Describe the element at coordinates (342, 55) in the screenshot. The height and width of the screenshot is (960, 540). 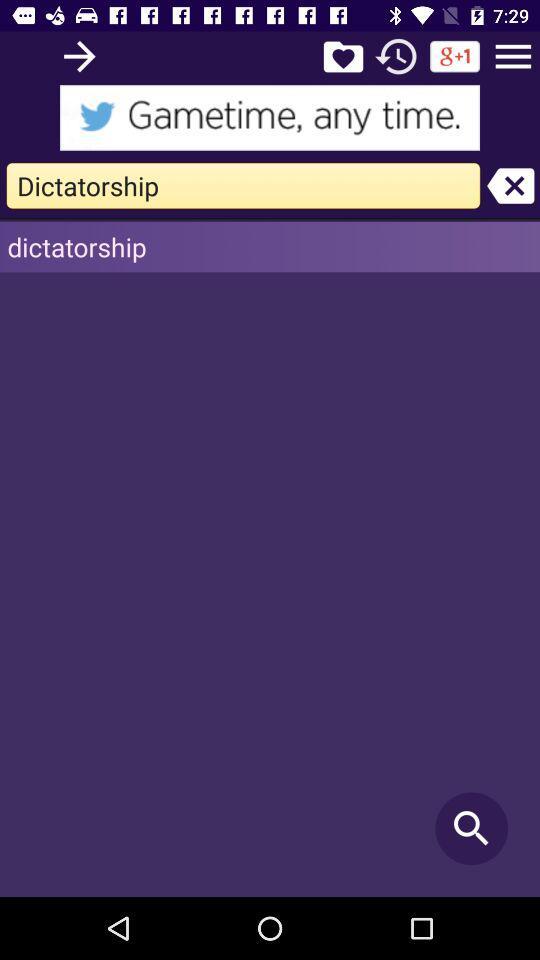
I see `the favorite icon` at that location.